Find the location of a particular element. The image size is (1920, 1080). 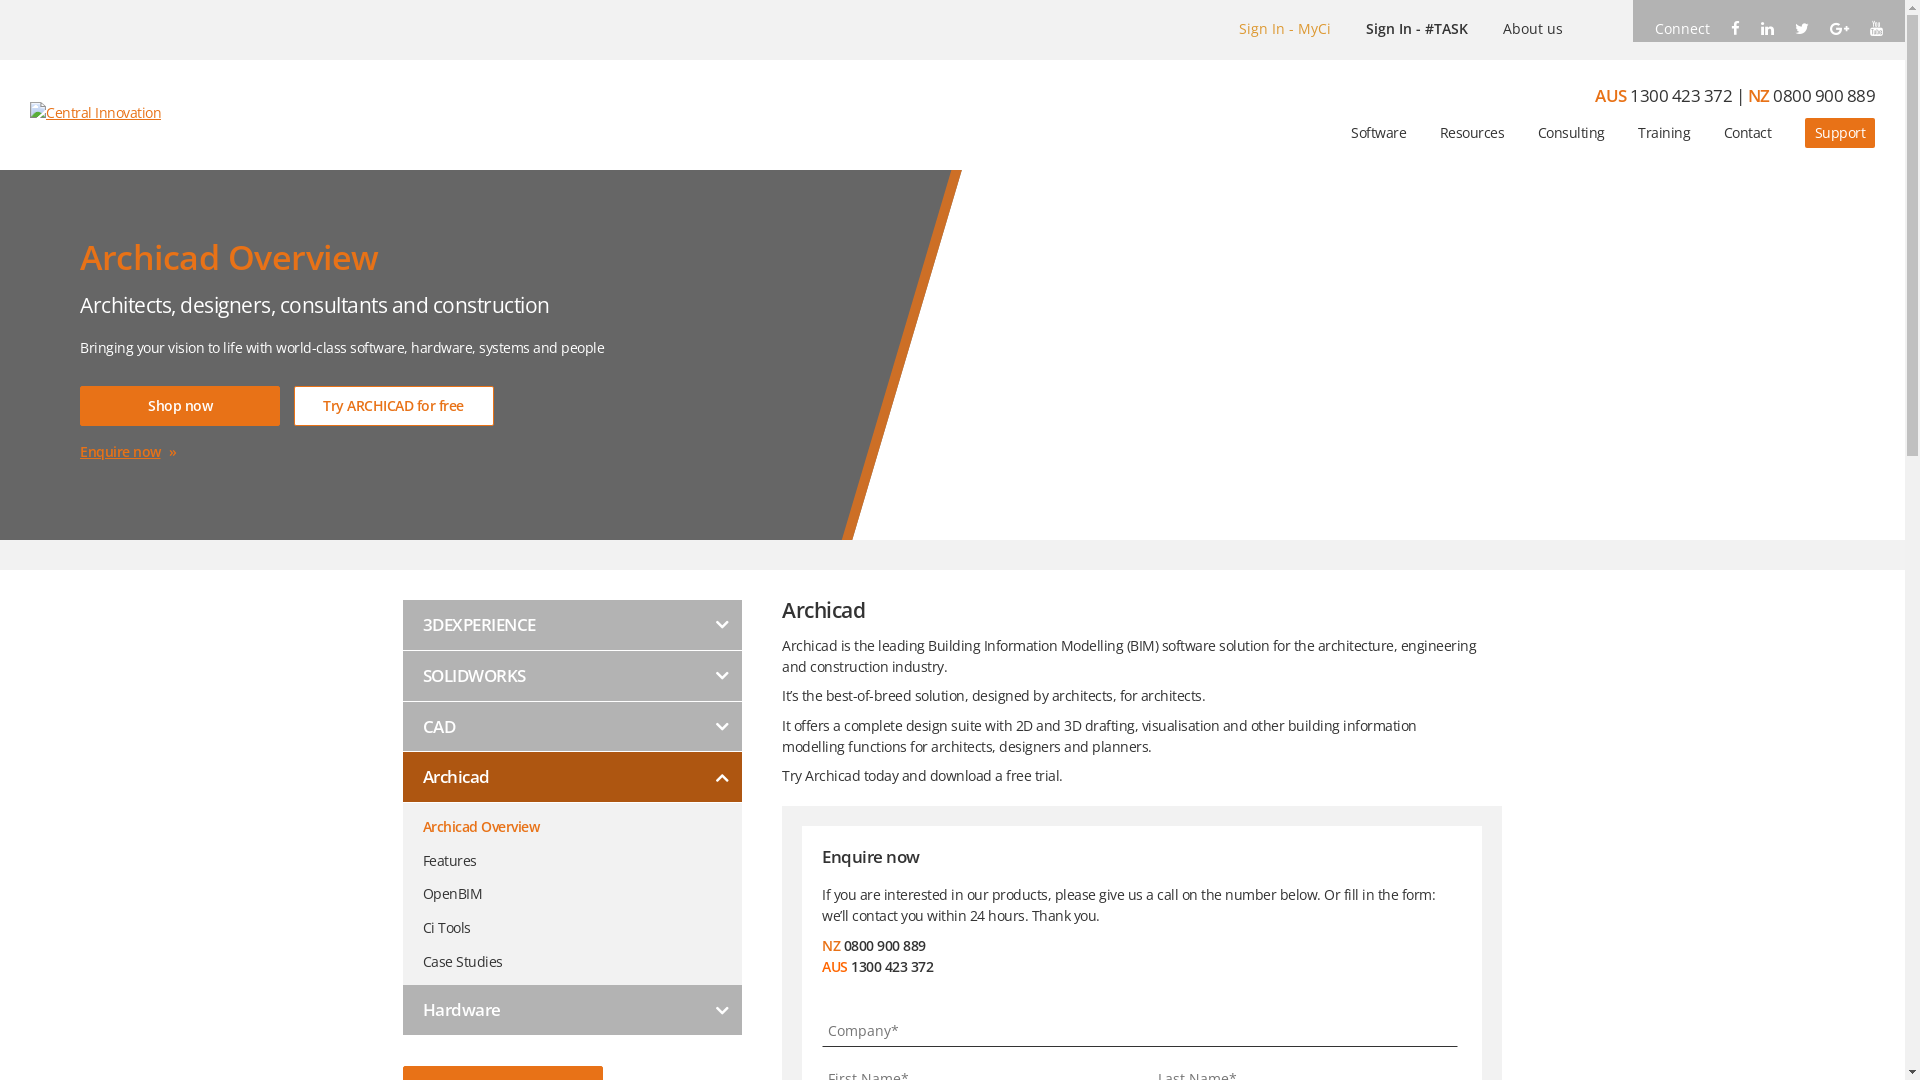

'Try ARCHICAD for free' is located at coordinates (393, 405).